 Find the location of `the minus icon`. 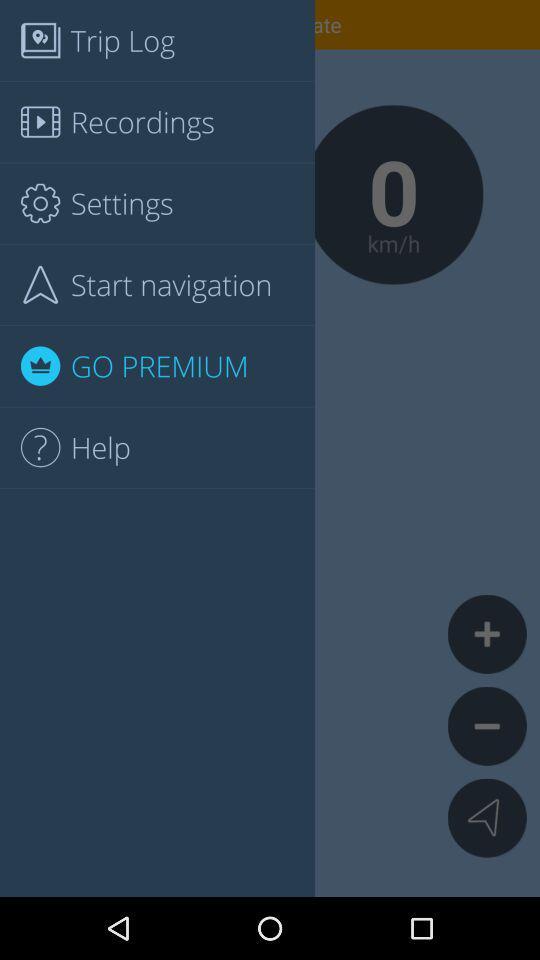

the minus icon is located at coordinates (486, 725).